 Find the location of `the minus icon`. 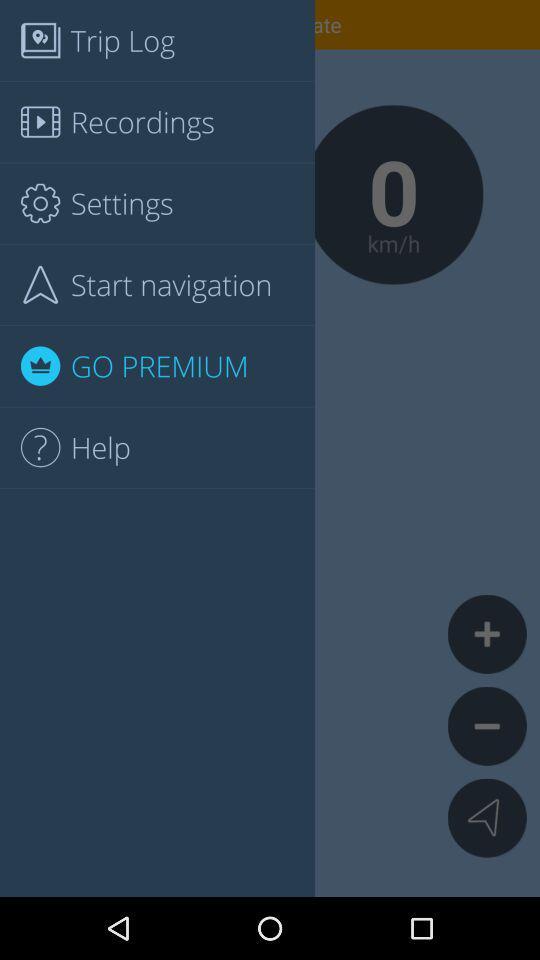

the minus icon is located at coordinates (486, 725).